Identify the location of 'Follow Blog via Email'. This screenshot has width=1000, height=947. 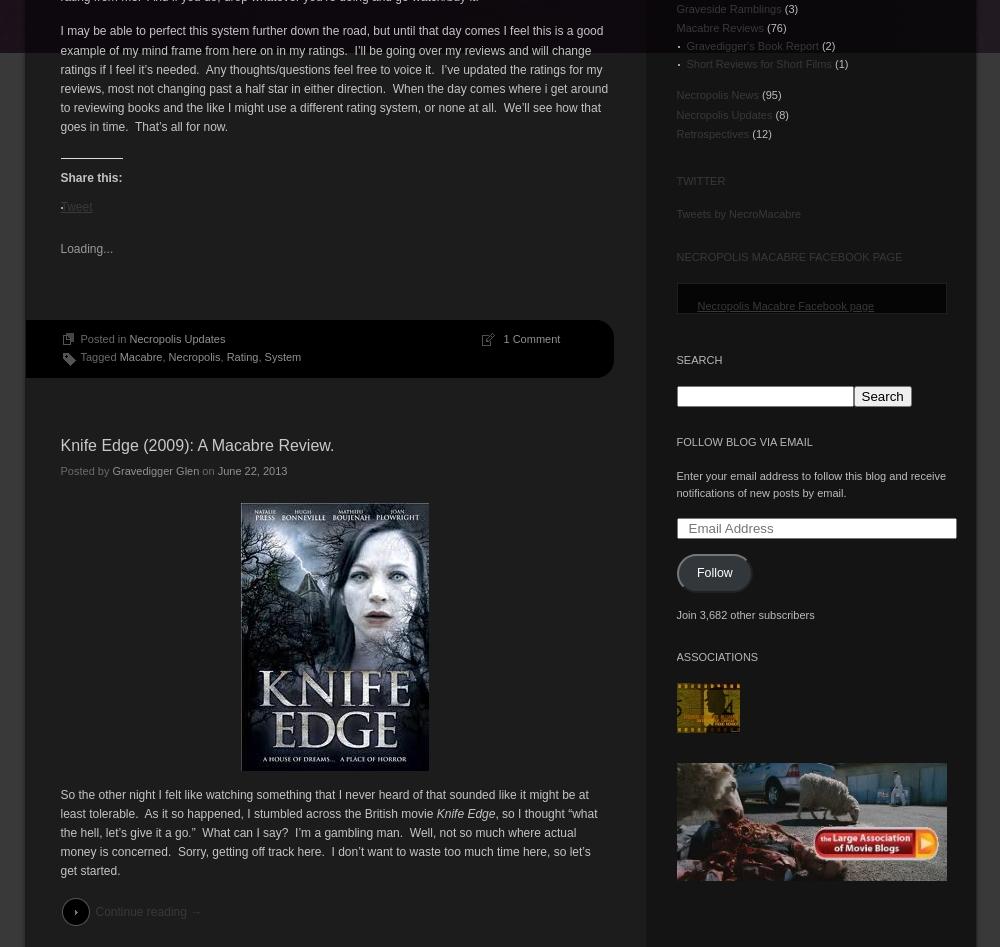
(676, 441).